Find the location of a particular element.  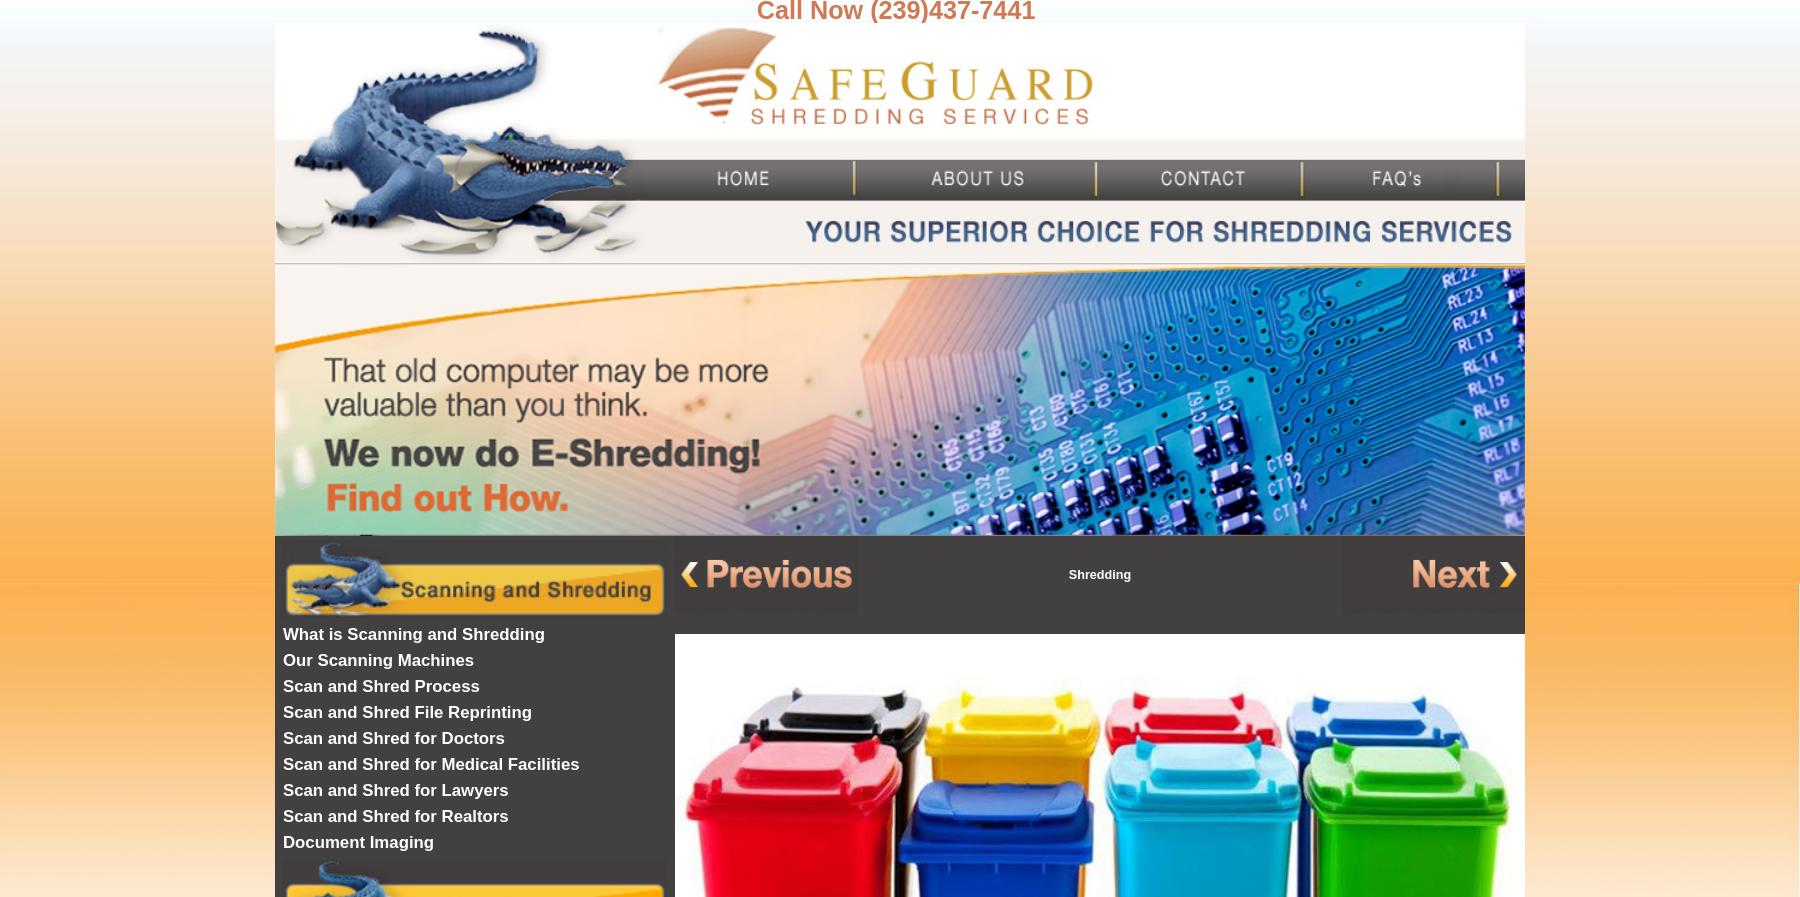

'What is Scanning and Shredding' is located at coordinates (281, 634).